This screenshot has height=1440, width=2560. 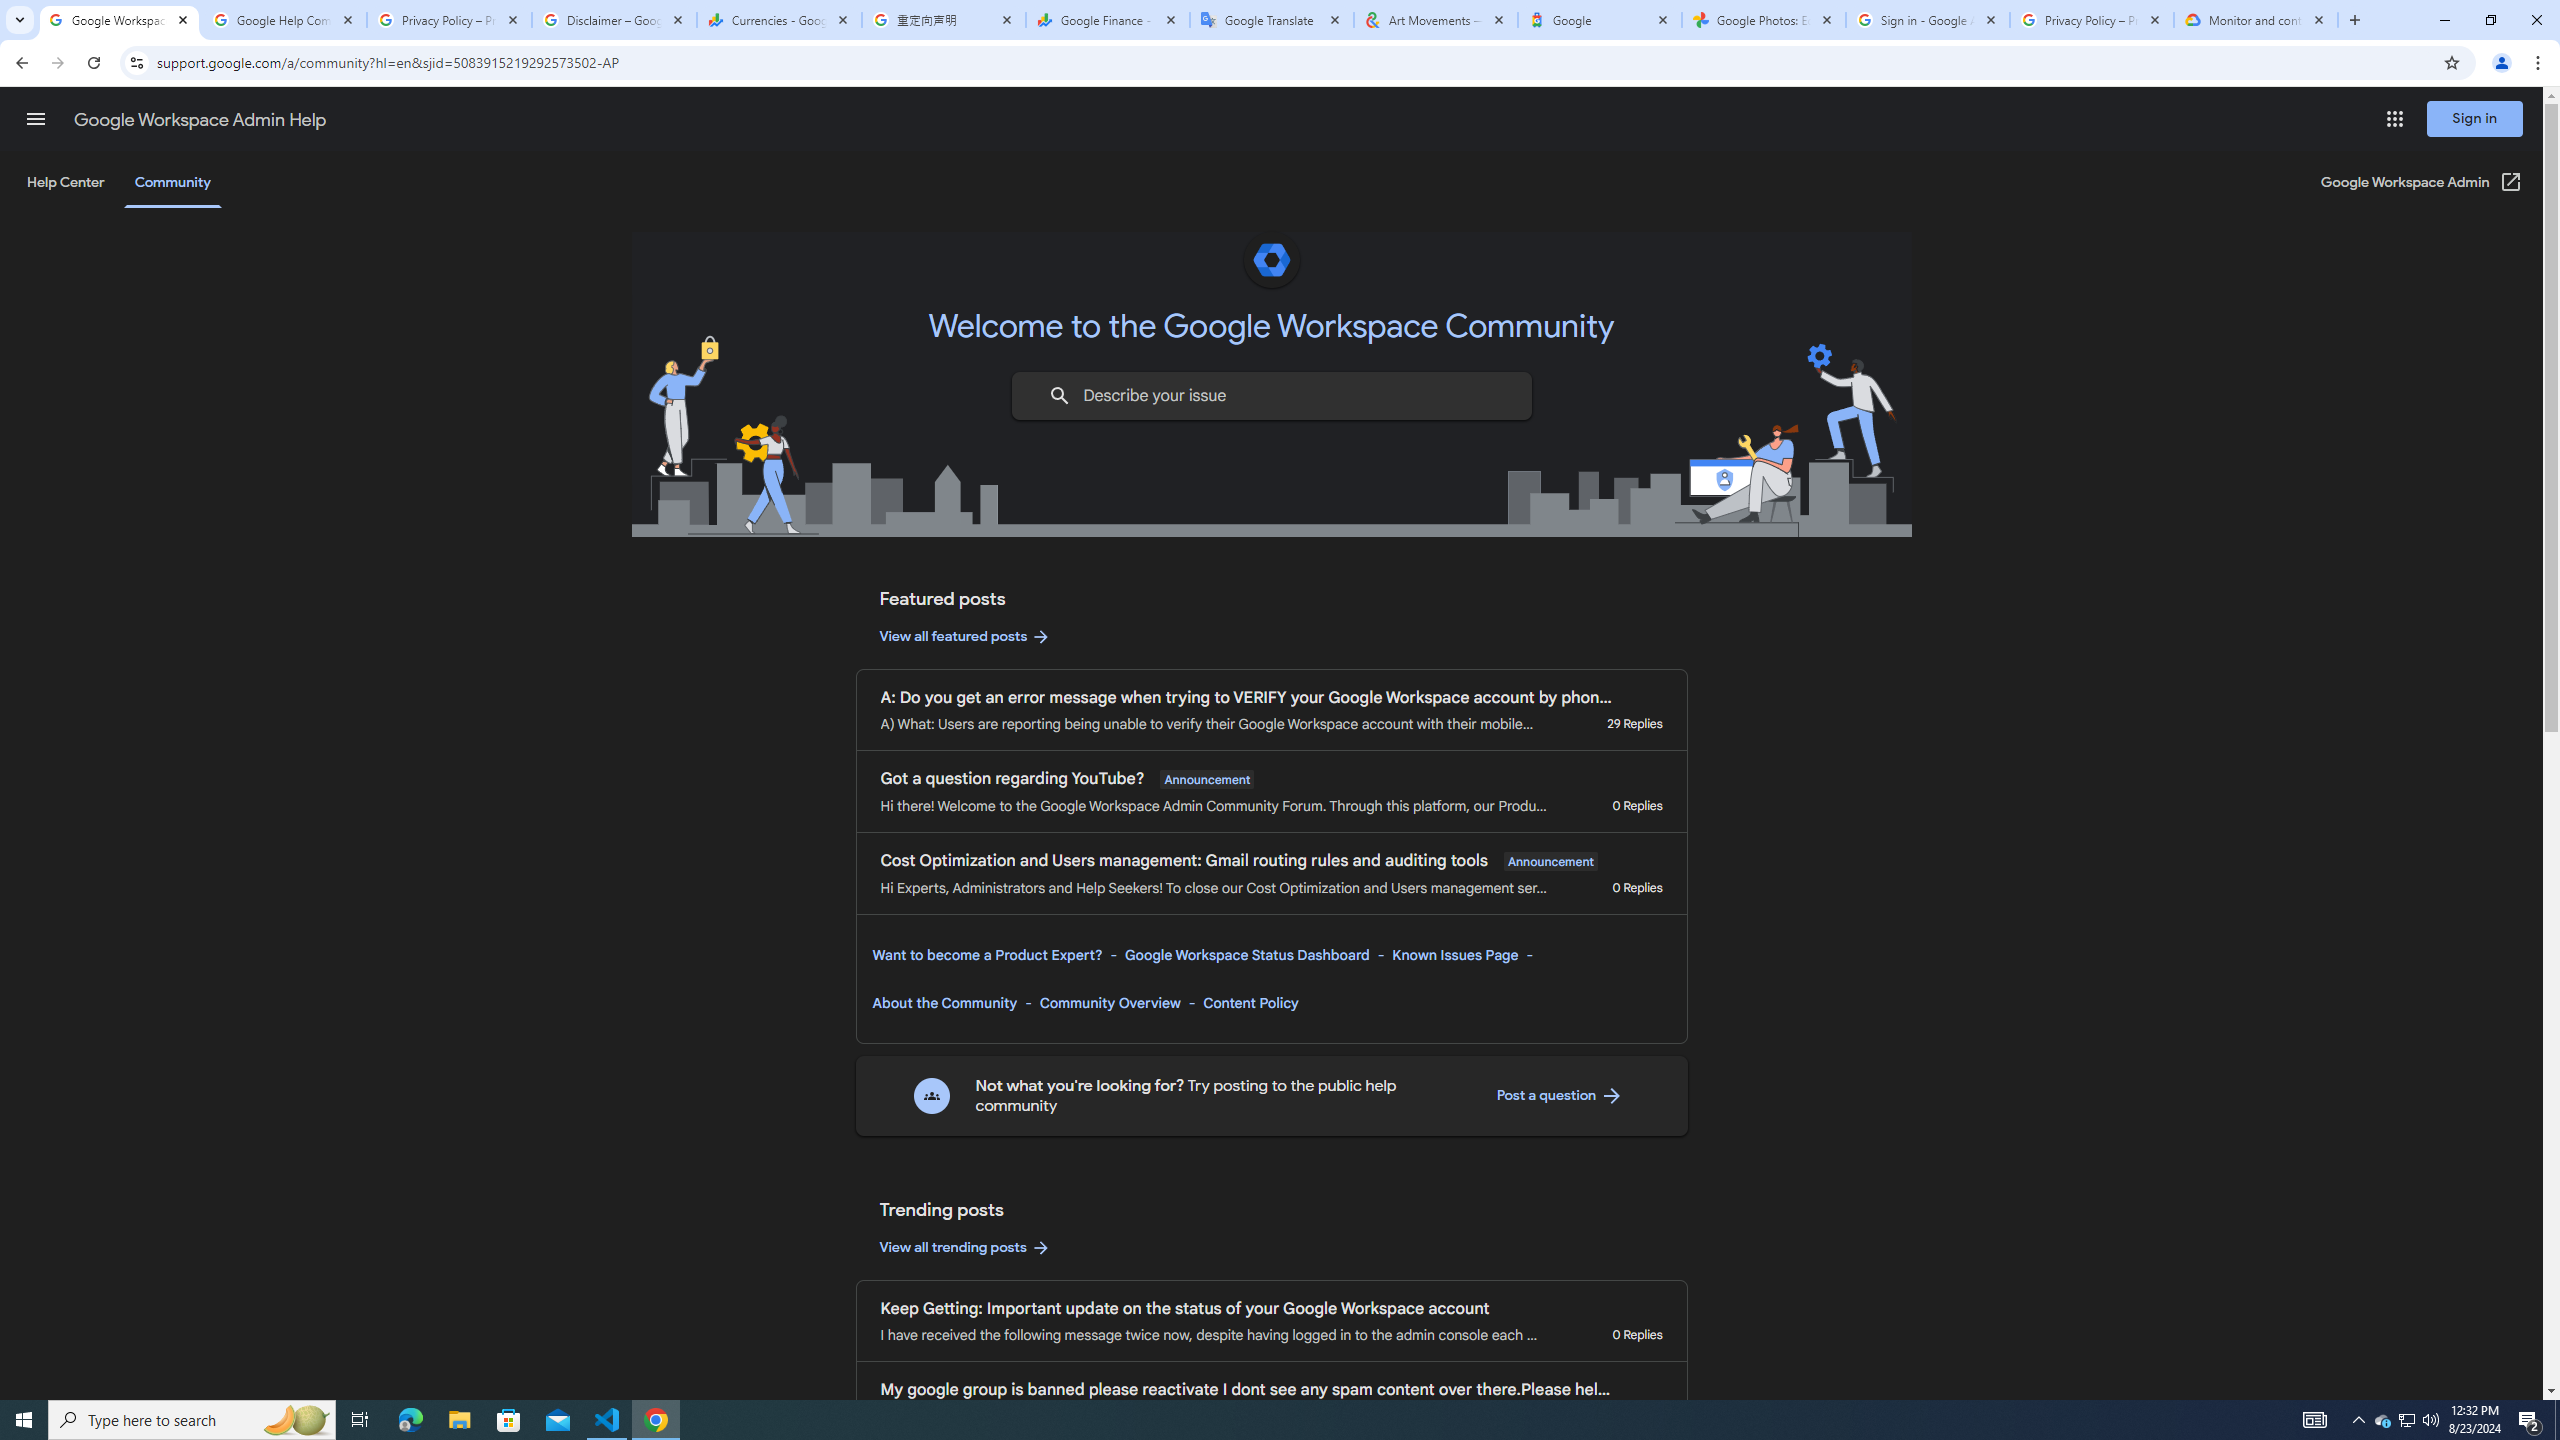 What do you see at coordinates (1455, 953) in the screenshot?
I see `'Known Issues Page'` at bounding box center [1455, 953].